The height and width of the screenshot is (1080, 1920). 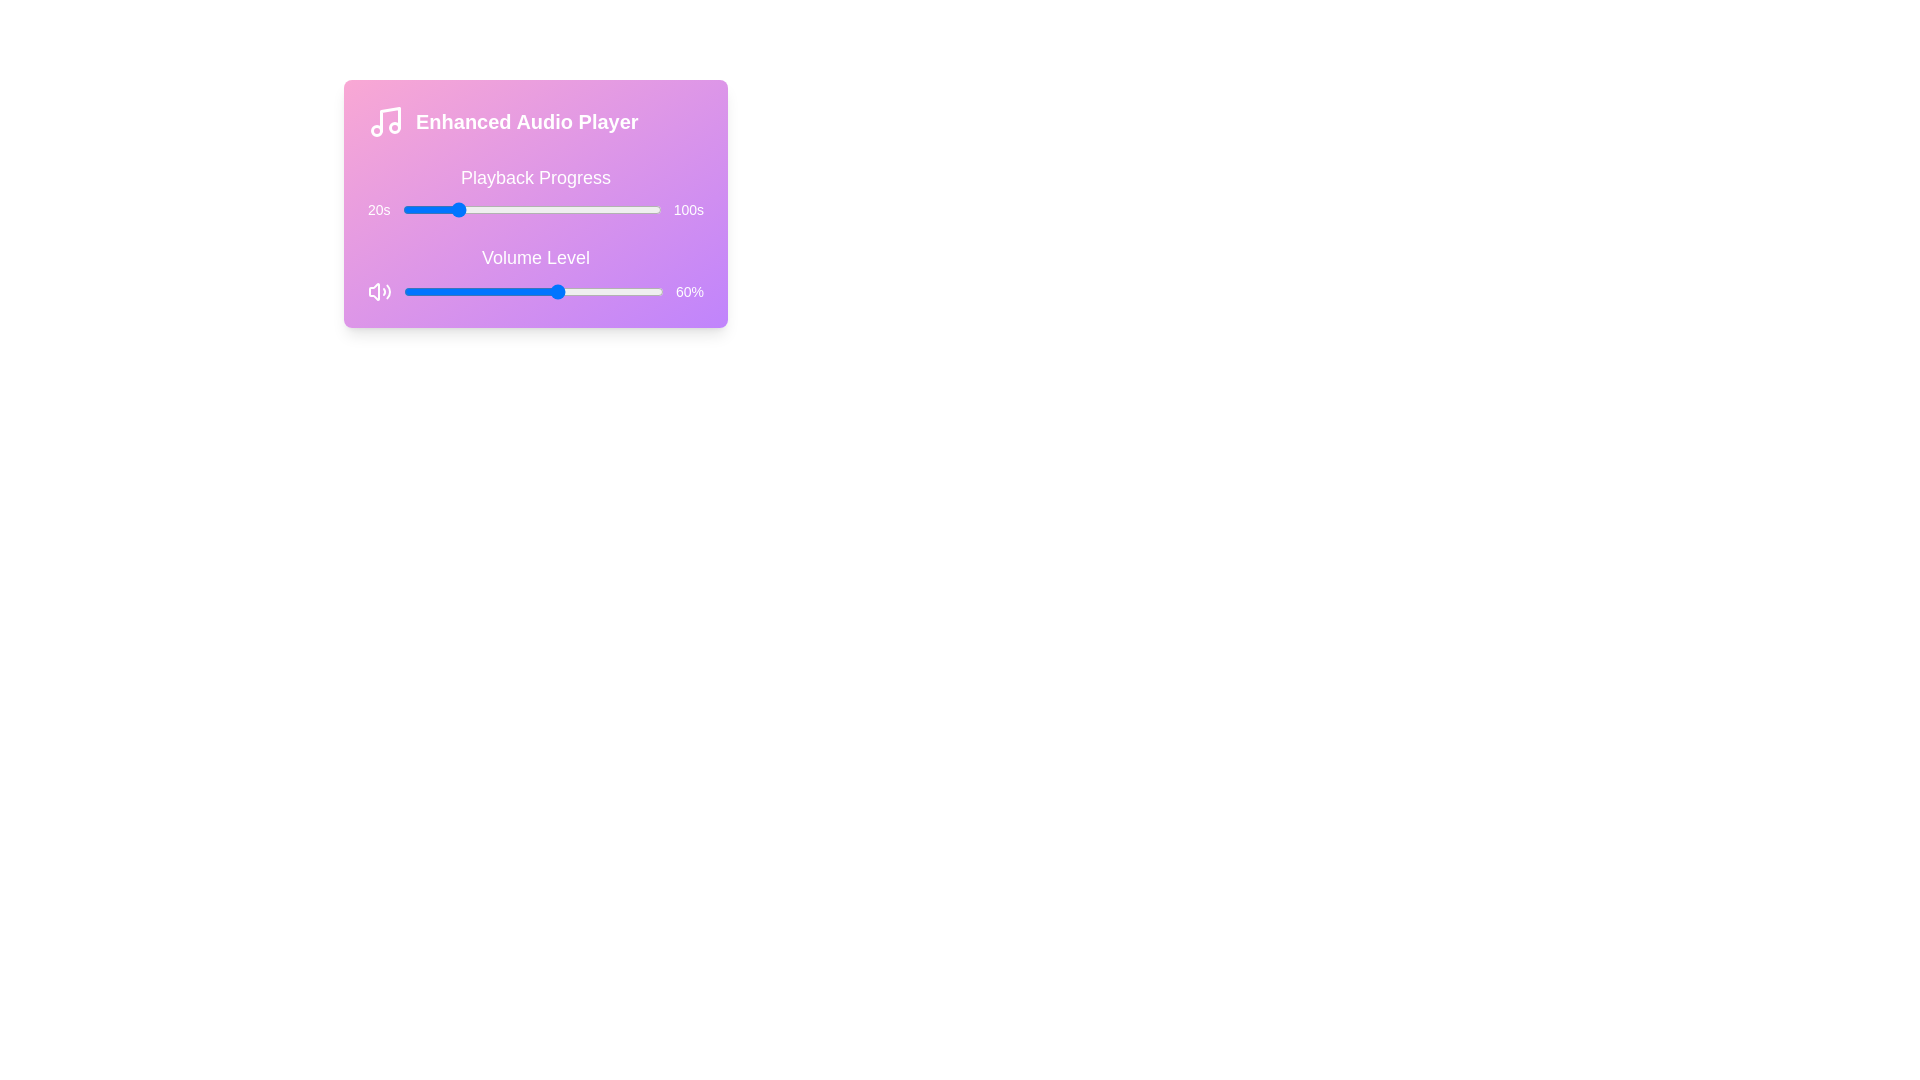 I want to click on the volume level to 5%, so click(x=416, y=292).